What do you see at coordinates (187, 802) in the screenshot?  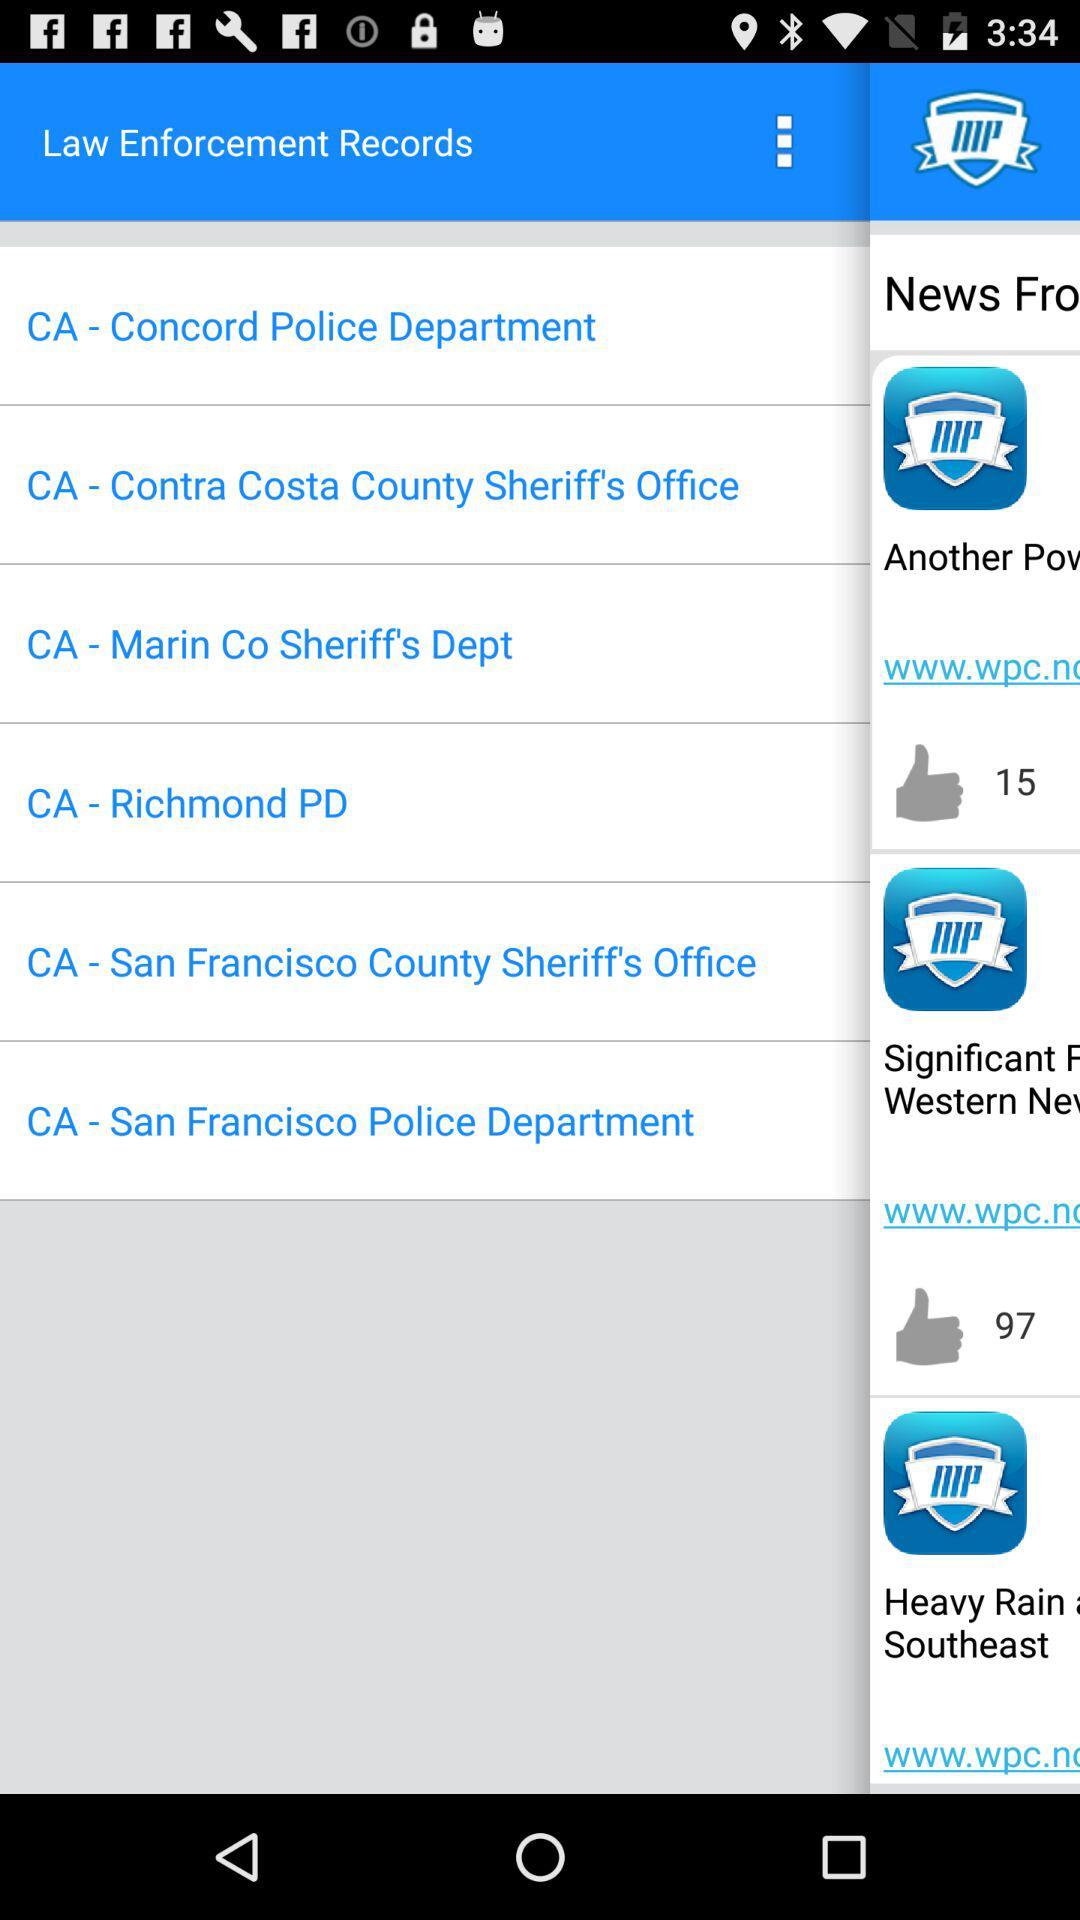 I see `item above ca san francisco icon` at bounding box center [187, 802].